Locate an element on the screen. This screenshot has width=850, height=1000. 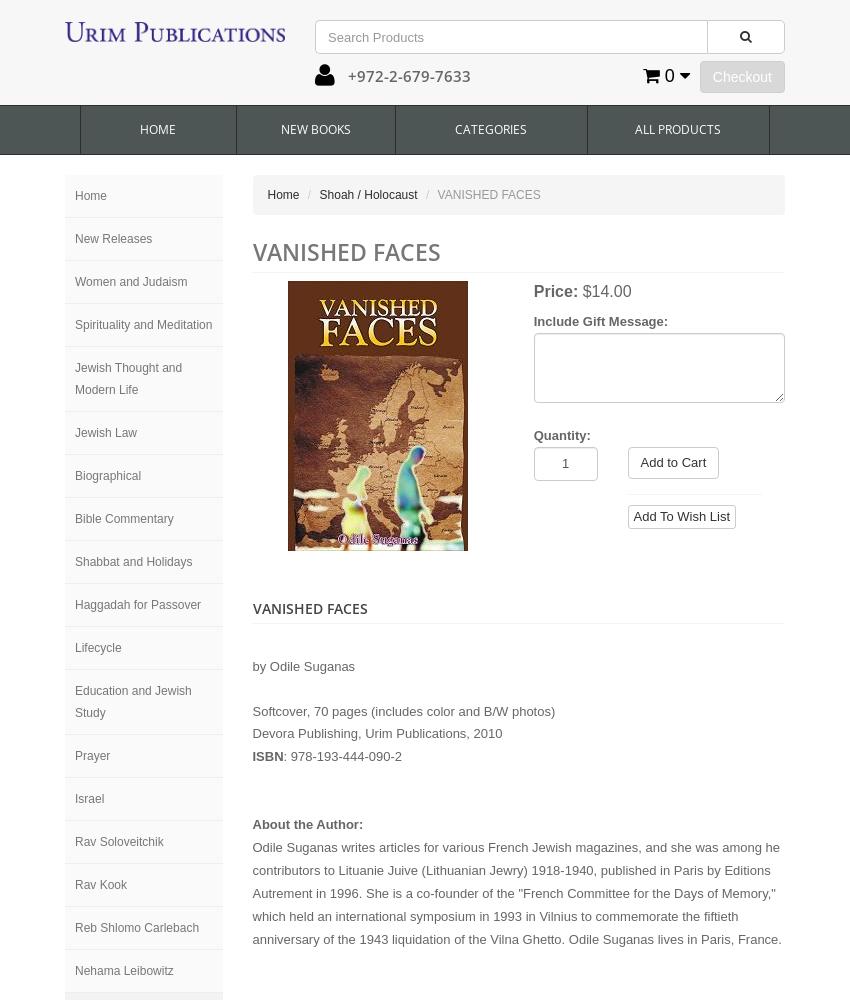
'$14.00' is located at coordinates (605, 291).